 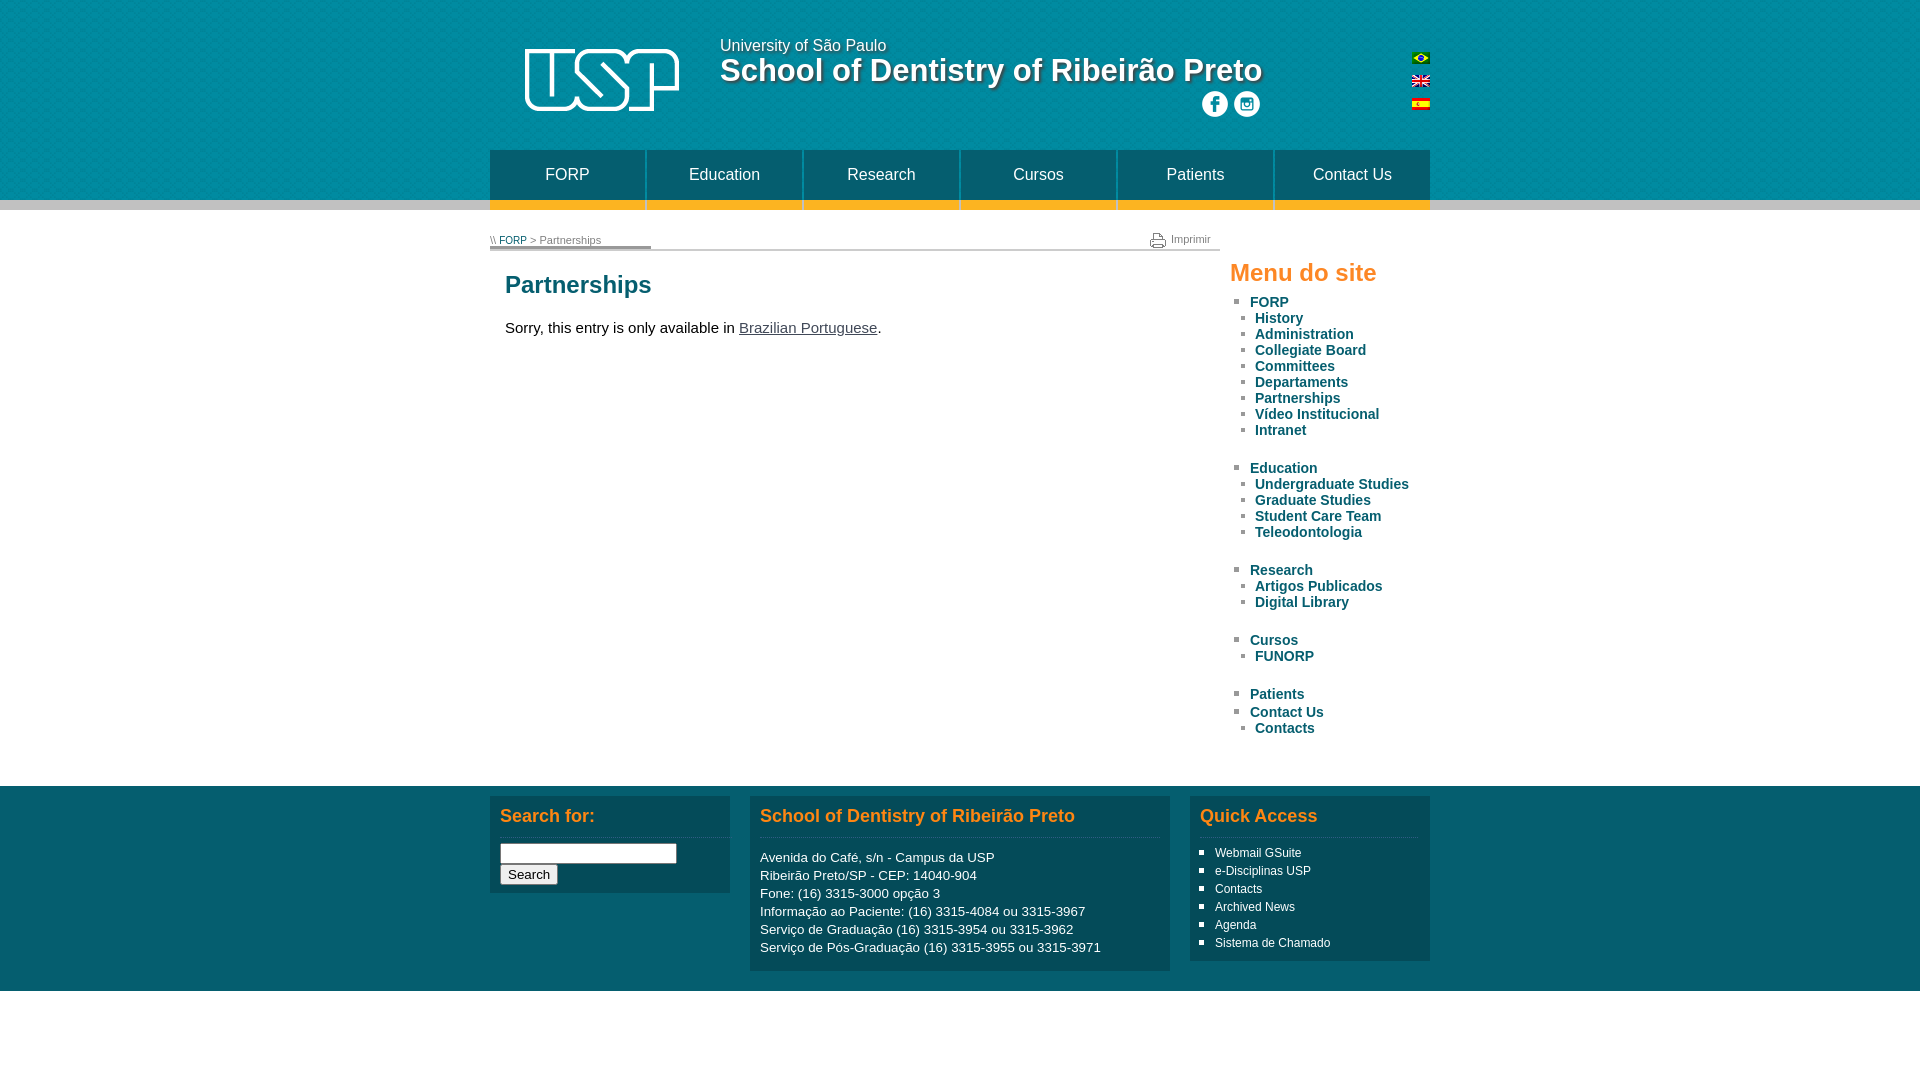 What do you see at coordinates (528, 873) in the screenshot?
I see `'Search'` at bounding box center [528, 873].